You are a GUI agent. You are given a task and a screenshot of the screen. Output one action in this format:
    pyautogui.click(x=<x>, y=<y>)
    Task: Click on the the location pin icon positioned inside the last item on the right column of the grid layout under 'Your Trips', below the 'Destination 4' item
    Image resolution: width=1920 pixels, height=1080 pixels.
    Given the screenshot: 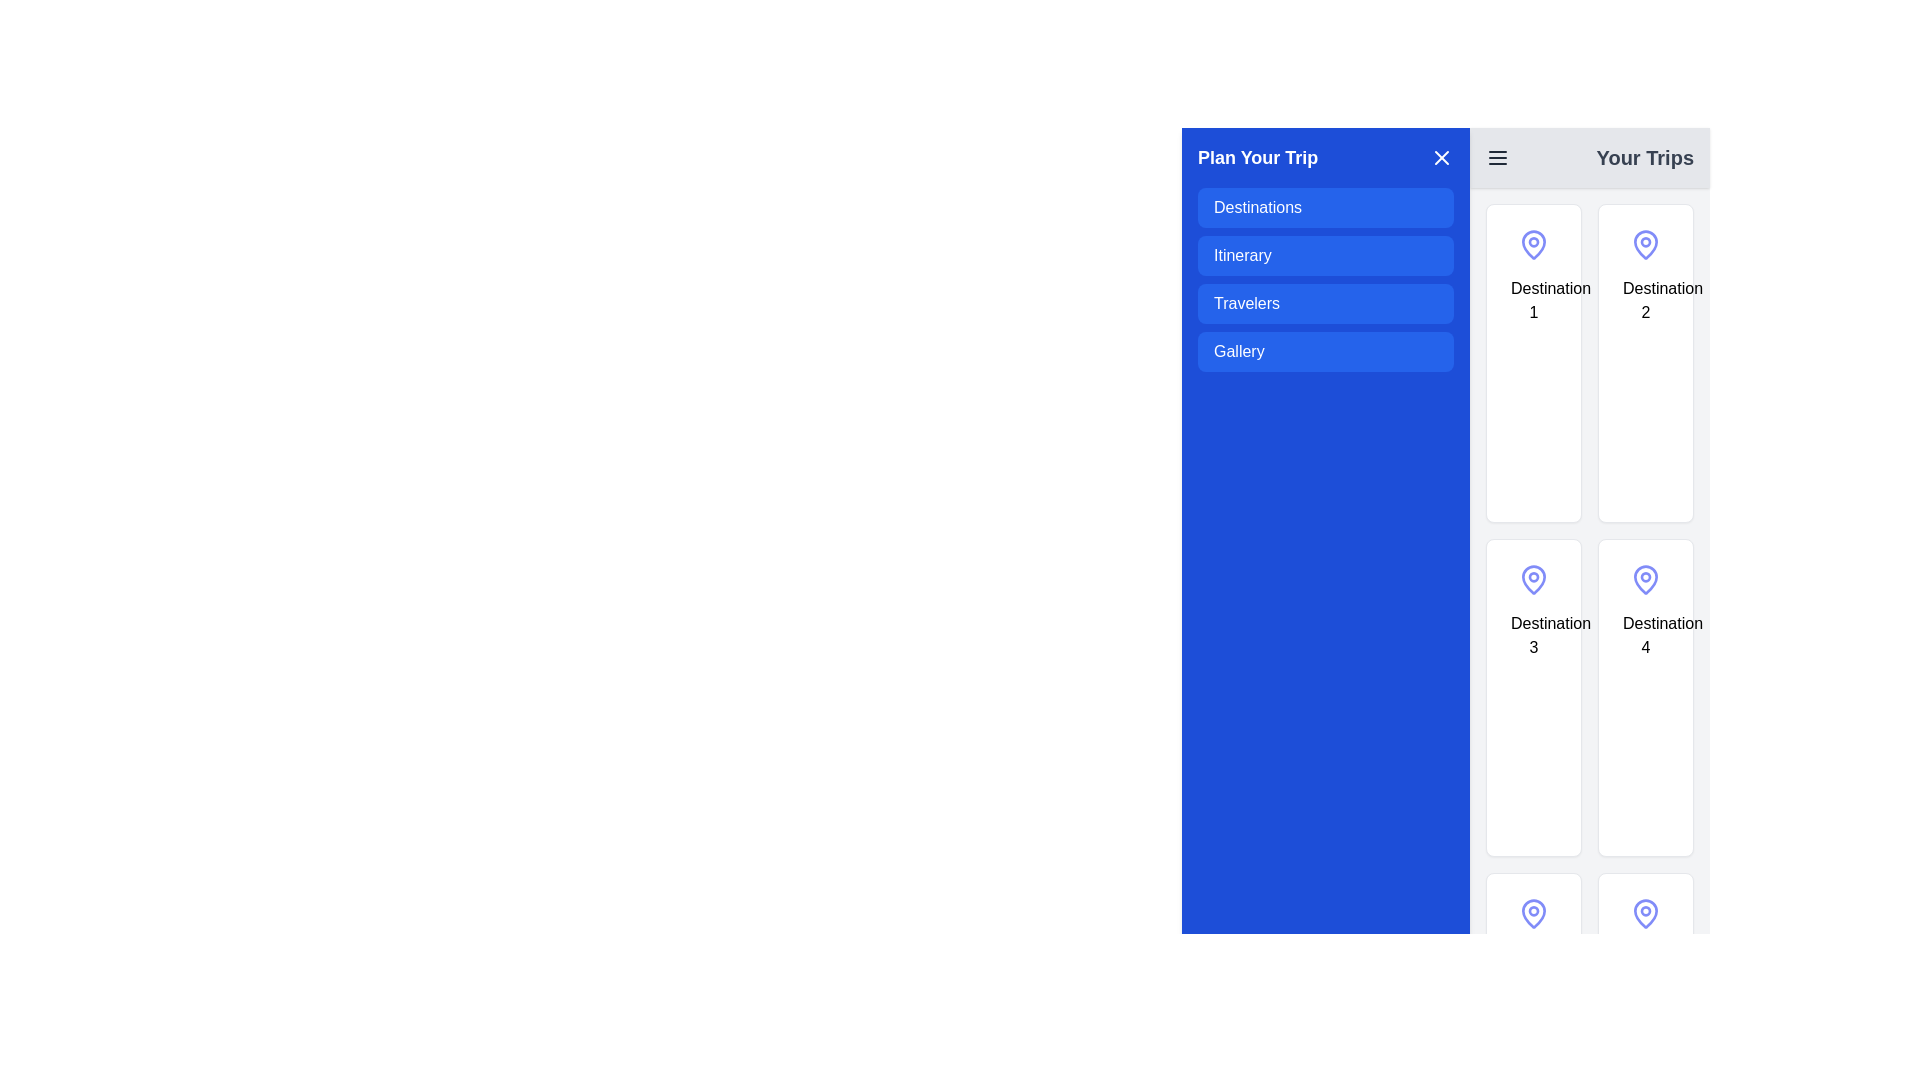 What is the action you would take?
    pyautogui.click(x=1646, y=914)
    